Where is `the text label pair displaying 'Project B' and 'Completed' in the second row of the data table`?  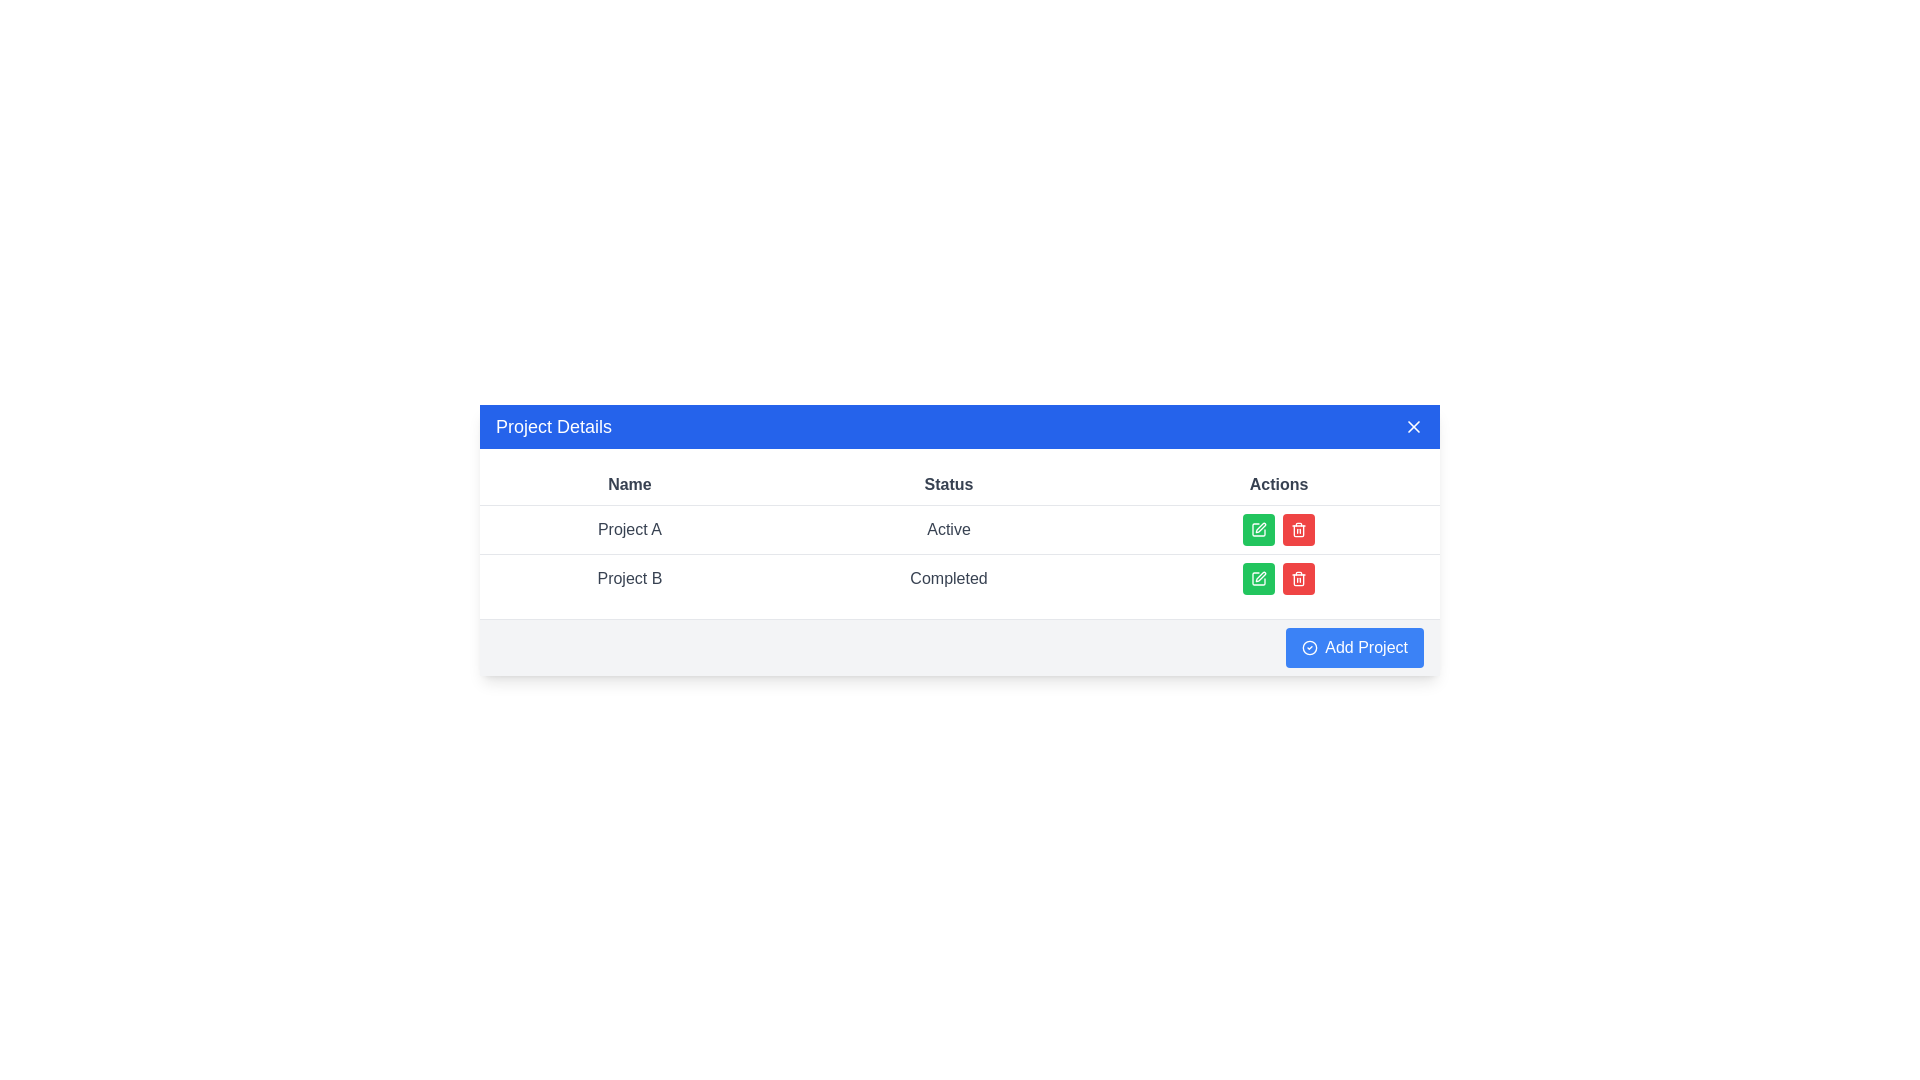 the text label pair displaying 'Project B' and 'Completed' in the second row of the data table is located at coordinates (960, 578).